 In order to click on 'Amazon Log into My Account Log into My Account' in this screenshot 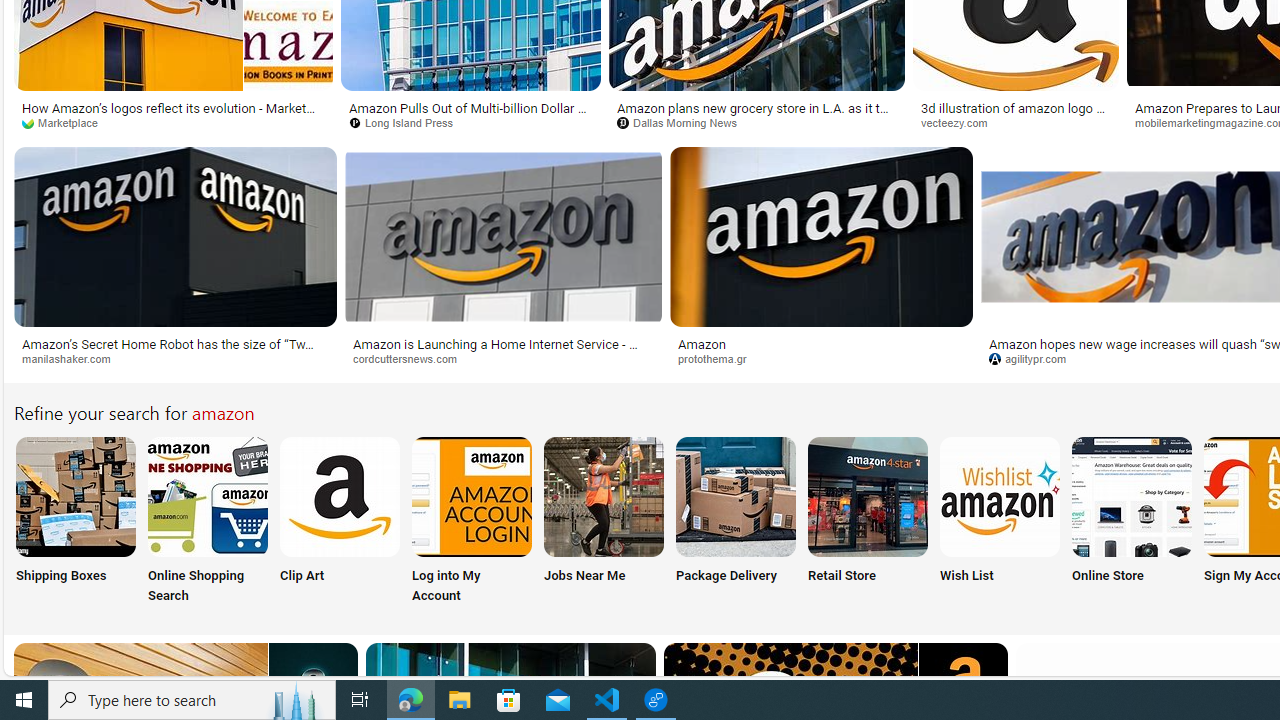, I will do `click(471, 521)`.